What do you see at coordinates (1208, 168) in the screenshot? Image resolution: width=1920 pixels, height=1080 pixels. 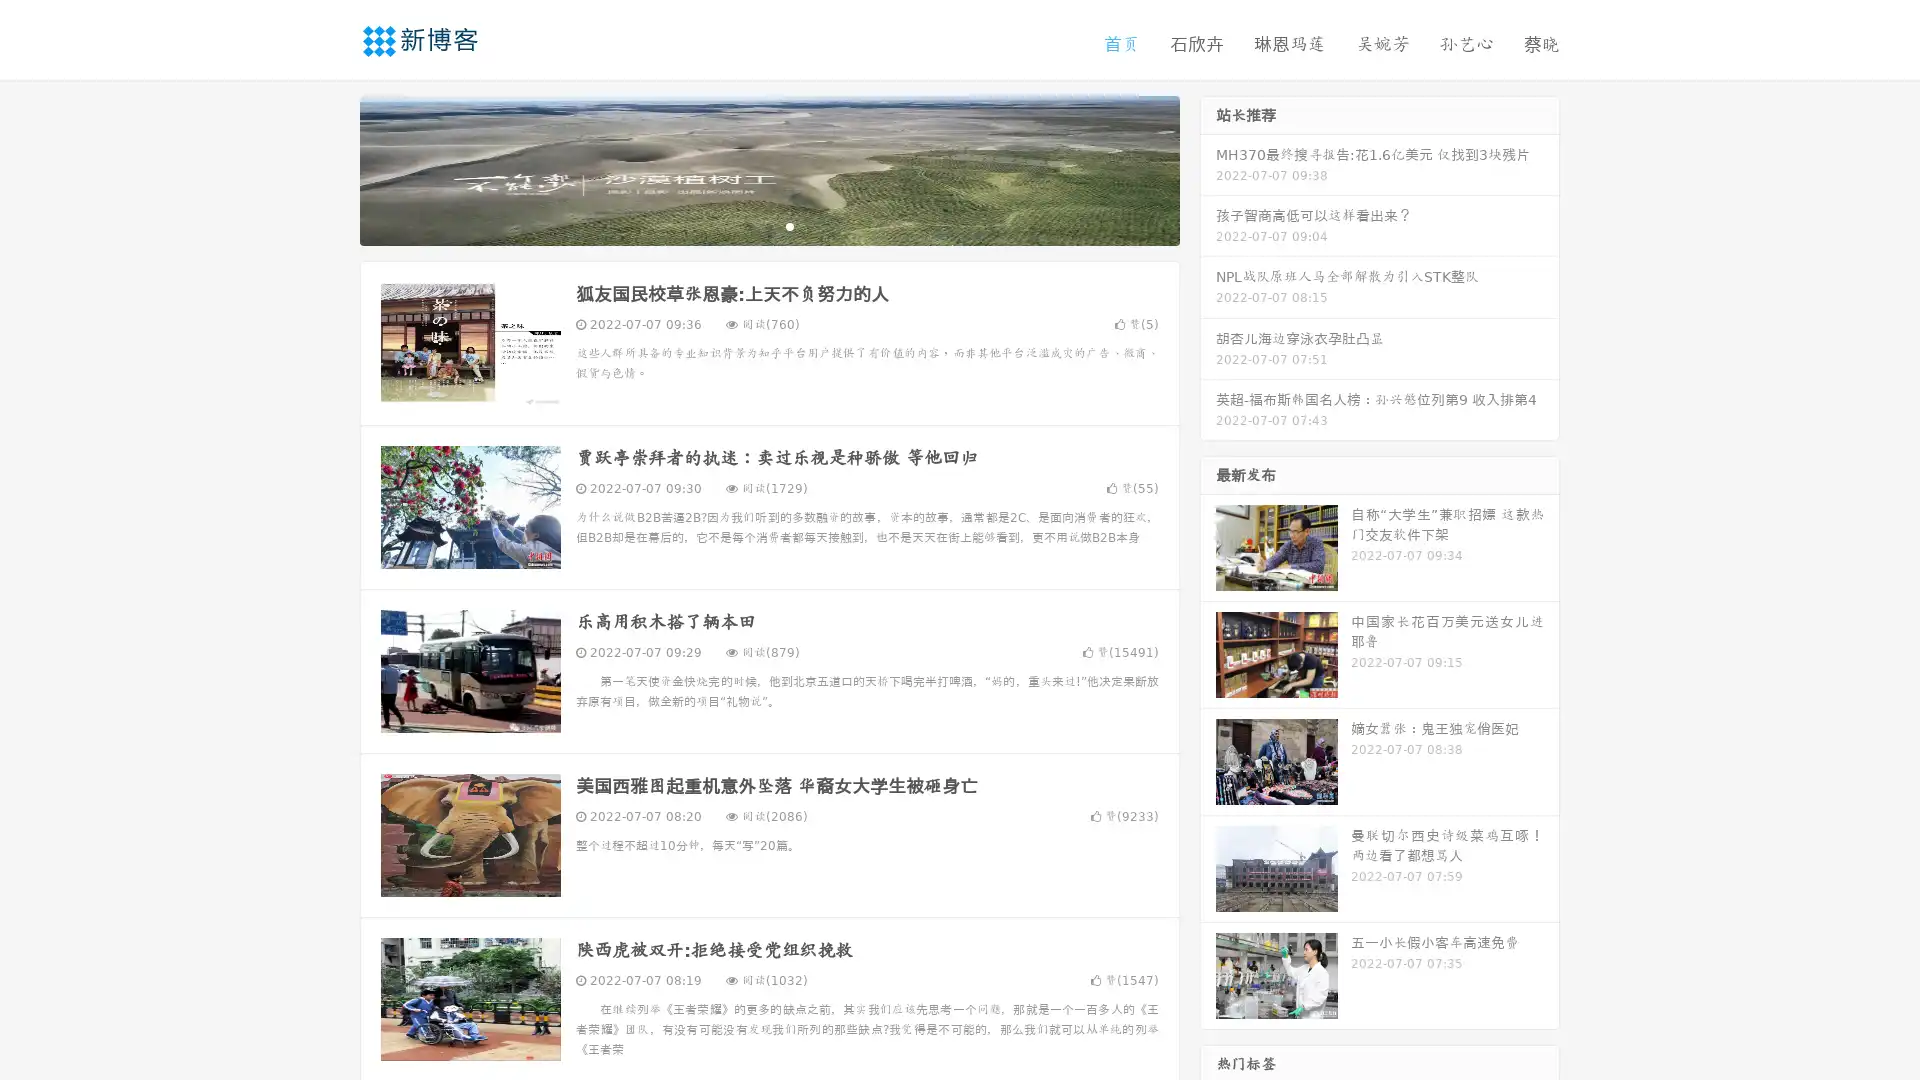 I see `Next slide` at bounding box center [1208, 168].